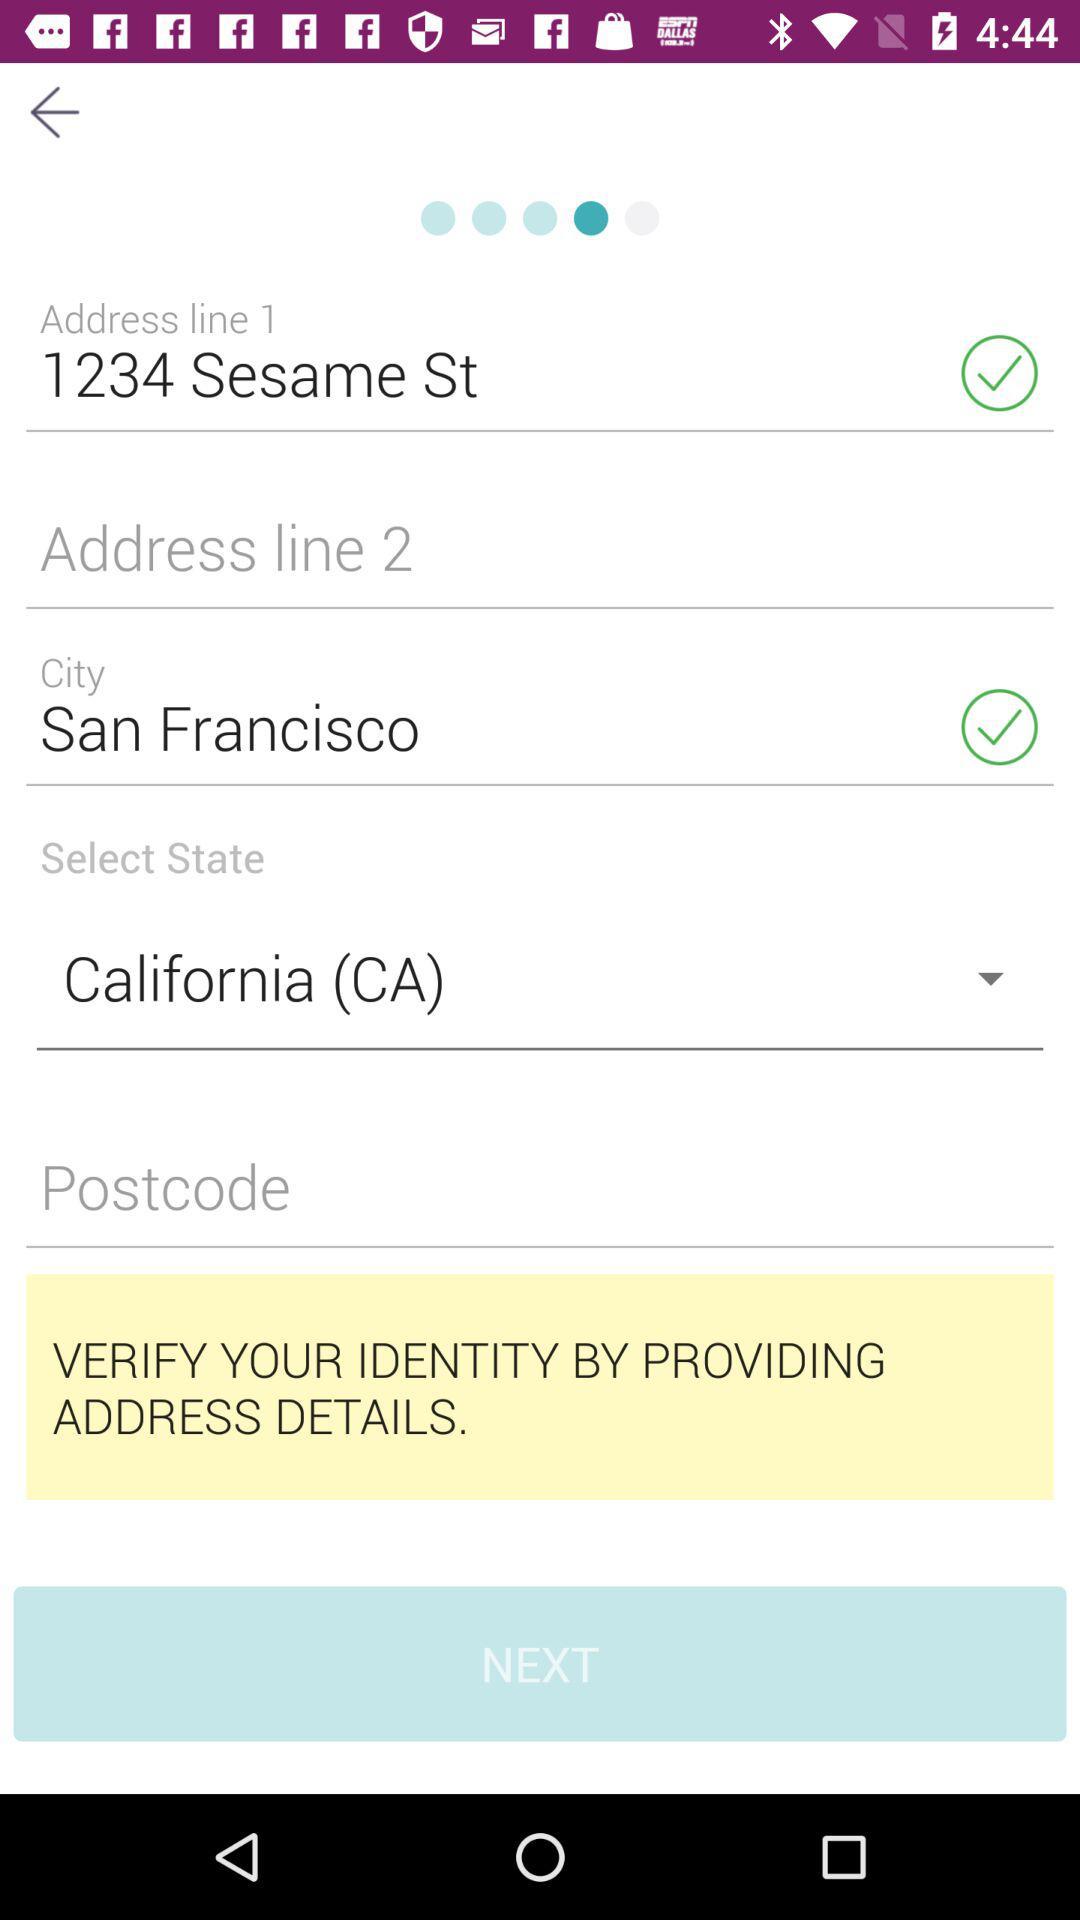 The width and height of the screenshot is (1080, 1920). What do you see at coordinates (540, 559) in the screenshot?
I see `allows to enter second address` at bounding box center [540, 559].